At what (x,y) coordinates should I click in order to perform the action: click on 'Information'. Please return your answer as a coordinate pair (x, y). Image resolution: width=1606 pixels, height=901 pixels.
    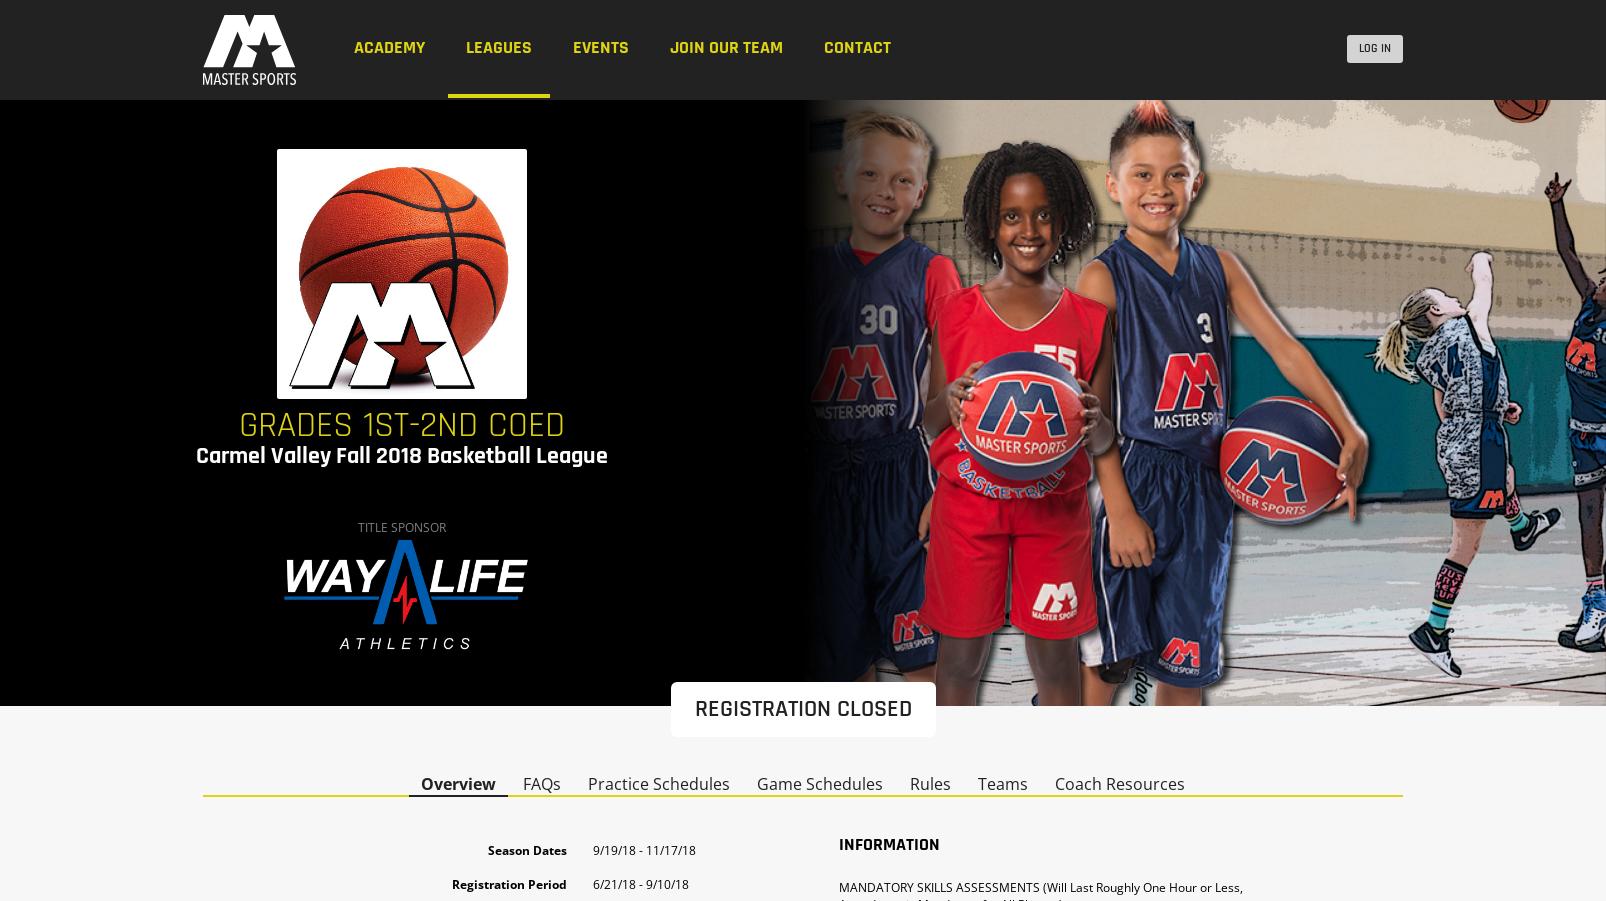
    Looking at the image, I should click on (889, 844).